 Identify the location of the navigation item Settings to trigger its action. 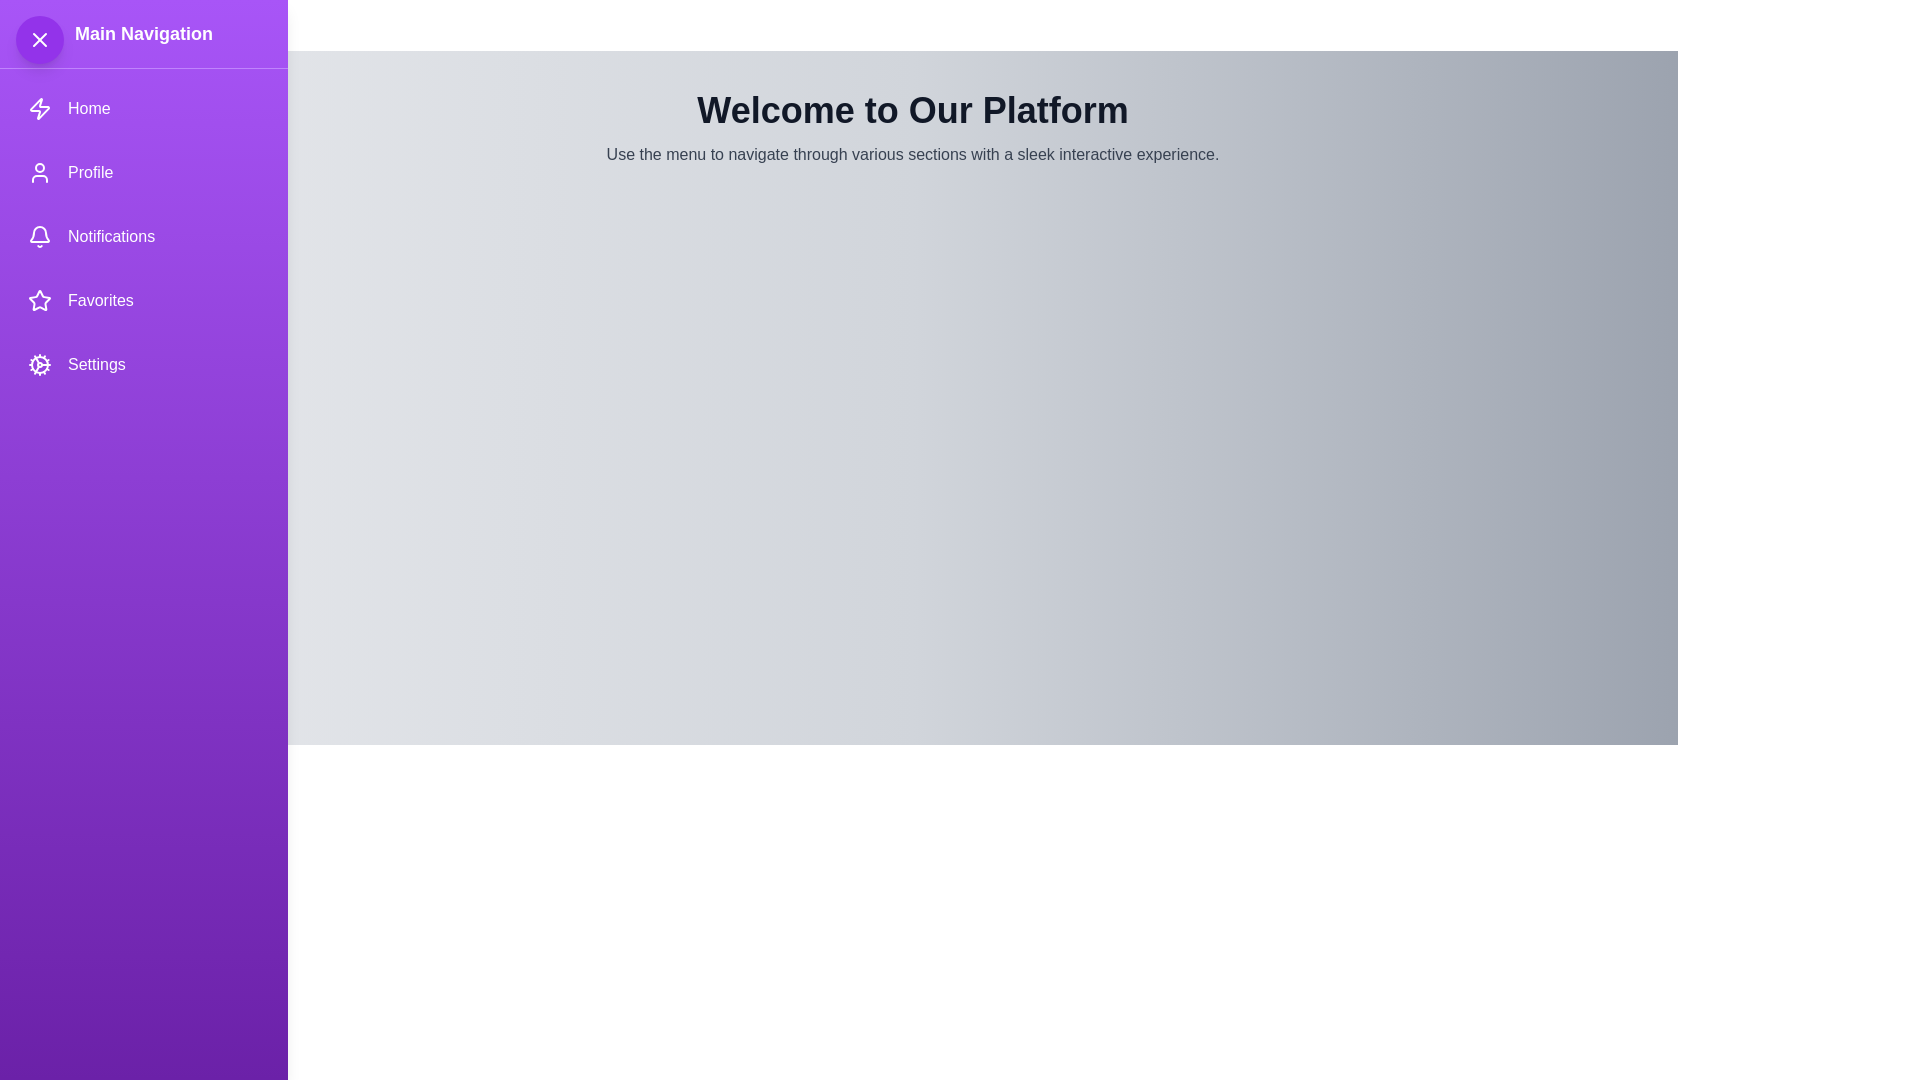
(143, 365).